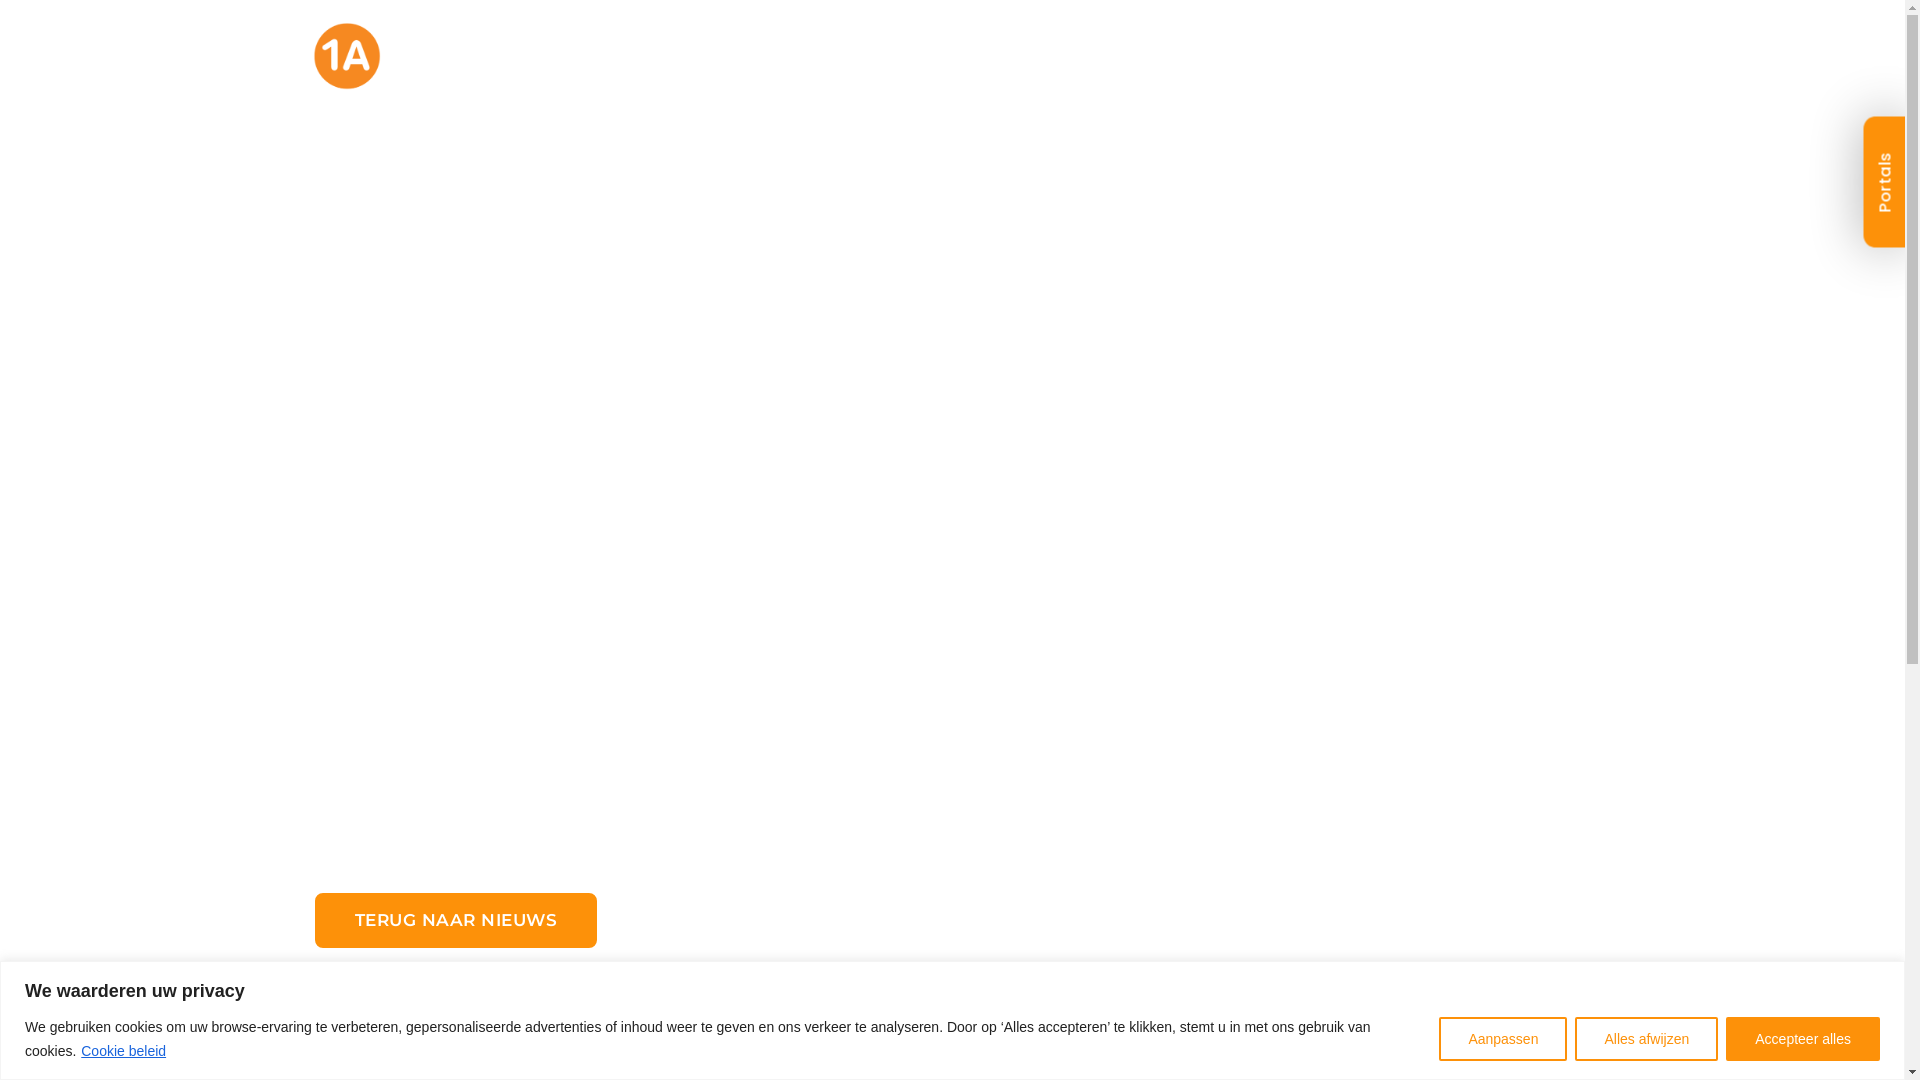  Describe the element at coordinates (454, 920) in the screenshot. I see `'TERUG NAAR NIEUWS'` at that location.